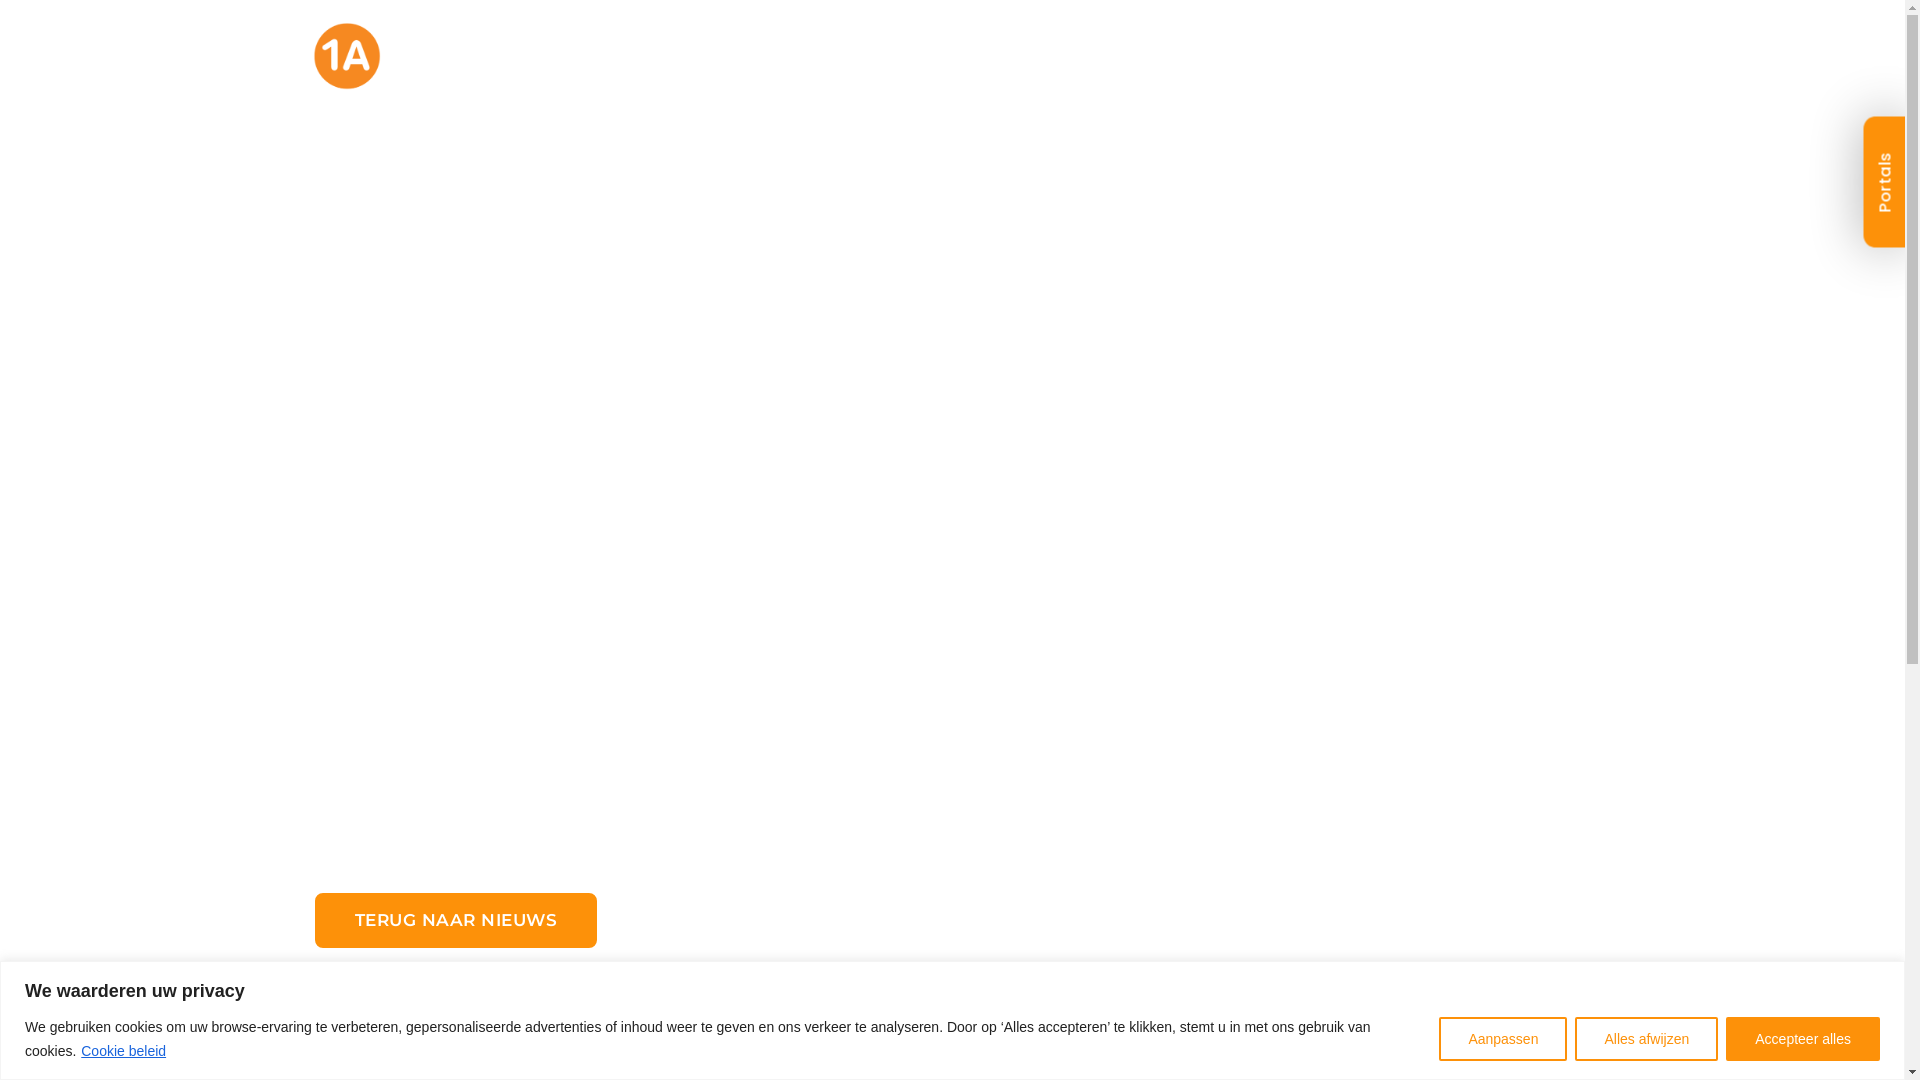  Describe the element at coordinates (454, 920) in the screenshot. I see `'TERUG NAAR NIEUWS'` at that location.